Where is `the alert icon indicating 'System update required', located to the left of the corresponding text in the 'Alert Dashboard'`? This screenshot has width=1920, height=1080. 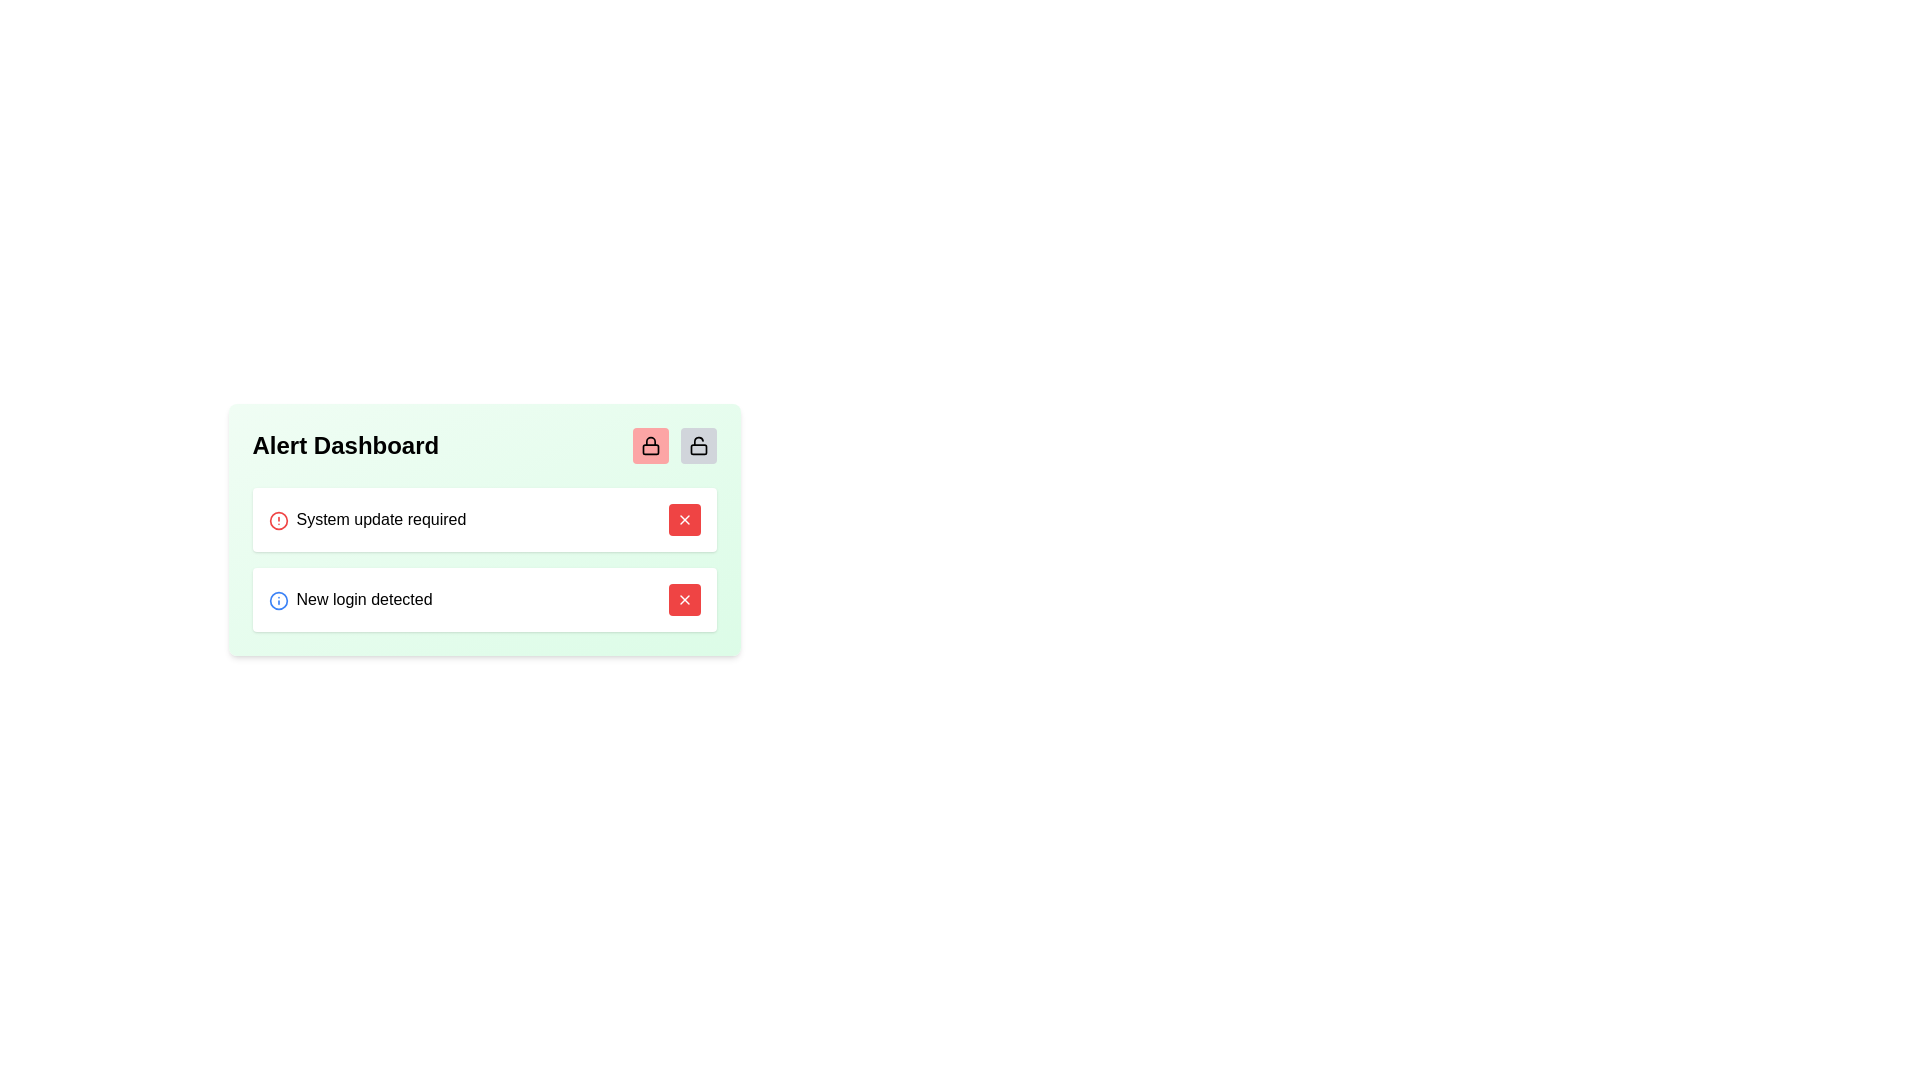
the alert icon indicating 'System update required', located to the left of the corresponding text in the 'Alert Dashboard' is located at coordinates (277, 519).